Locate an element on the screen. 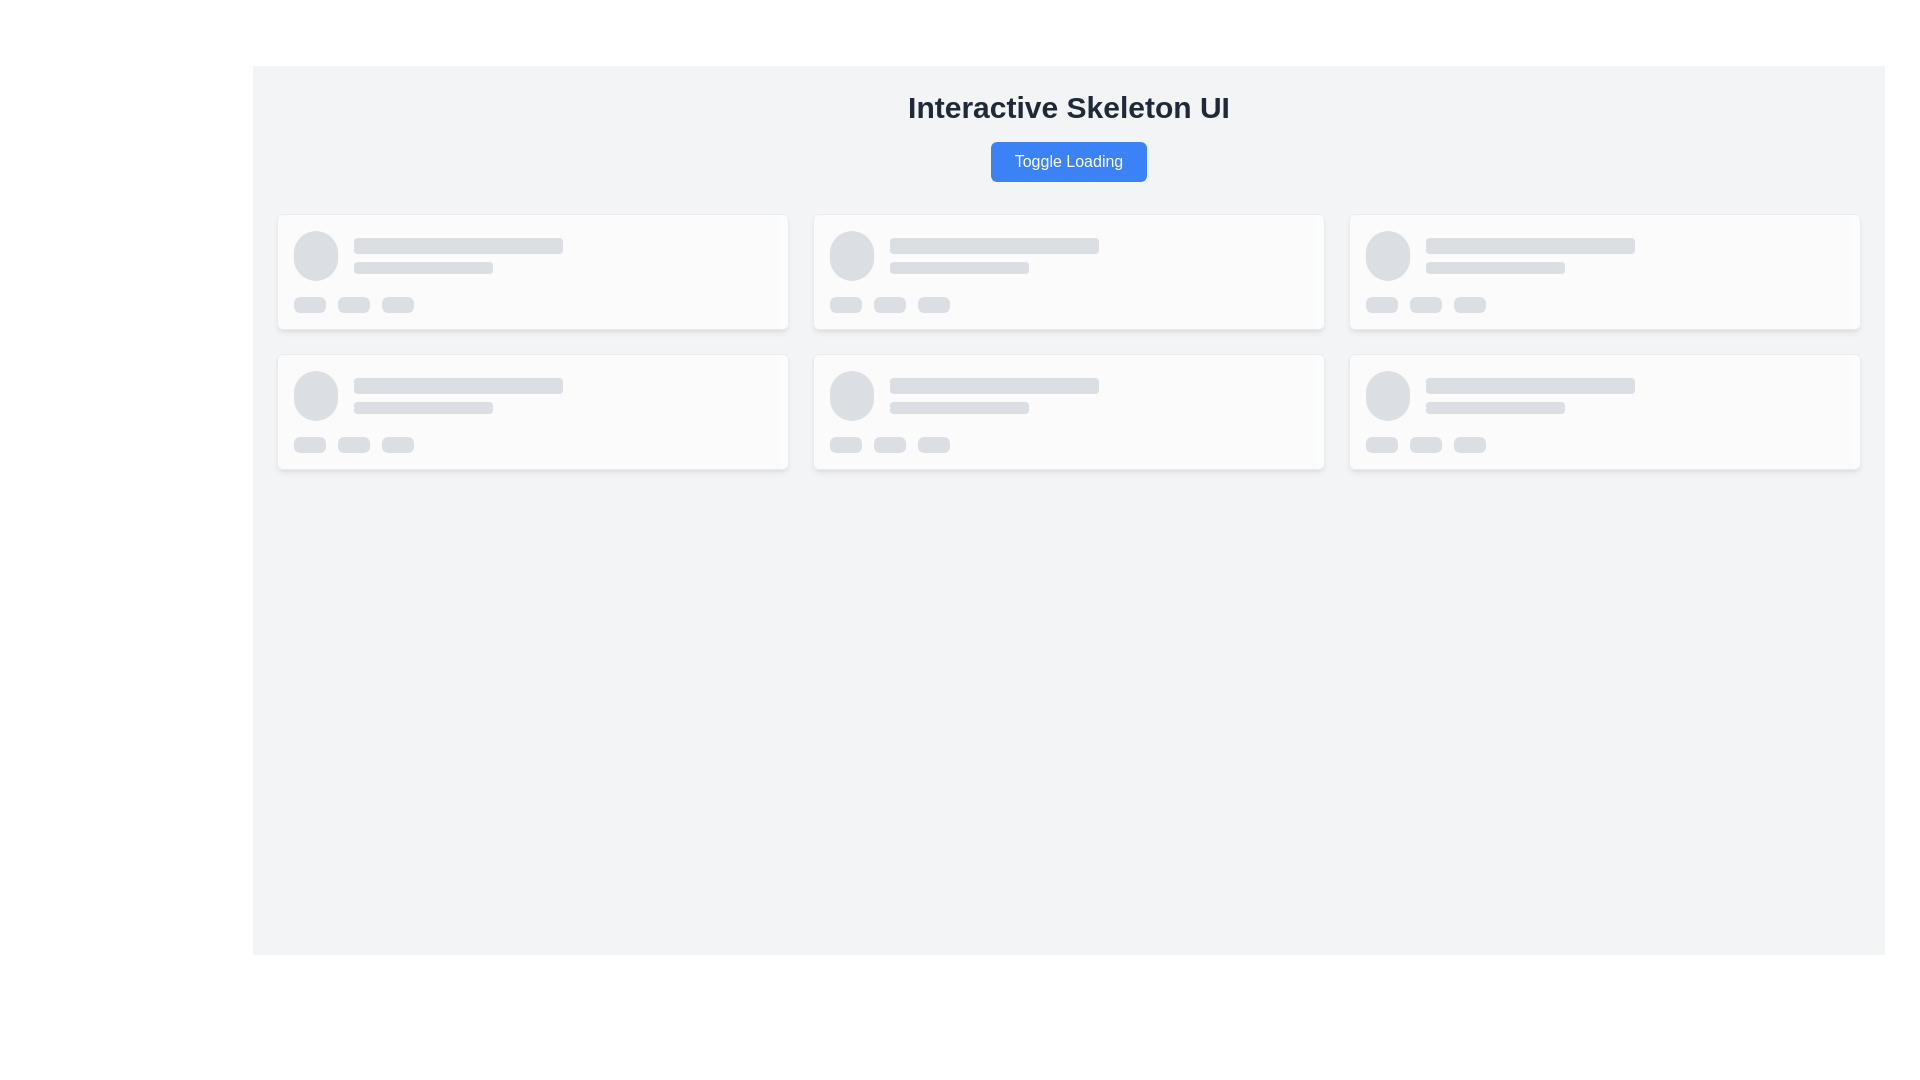  the static progress bar or placeholder bar located in the second row and third column of the grid, which serves as a non-interactive content placeholder is located at coordinates (457, 385).